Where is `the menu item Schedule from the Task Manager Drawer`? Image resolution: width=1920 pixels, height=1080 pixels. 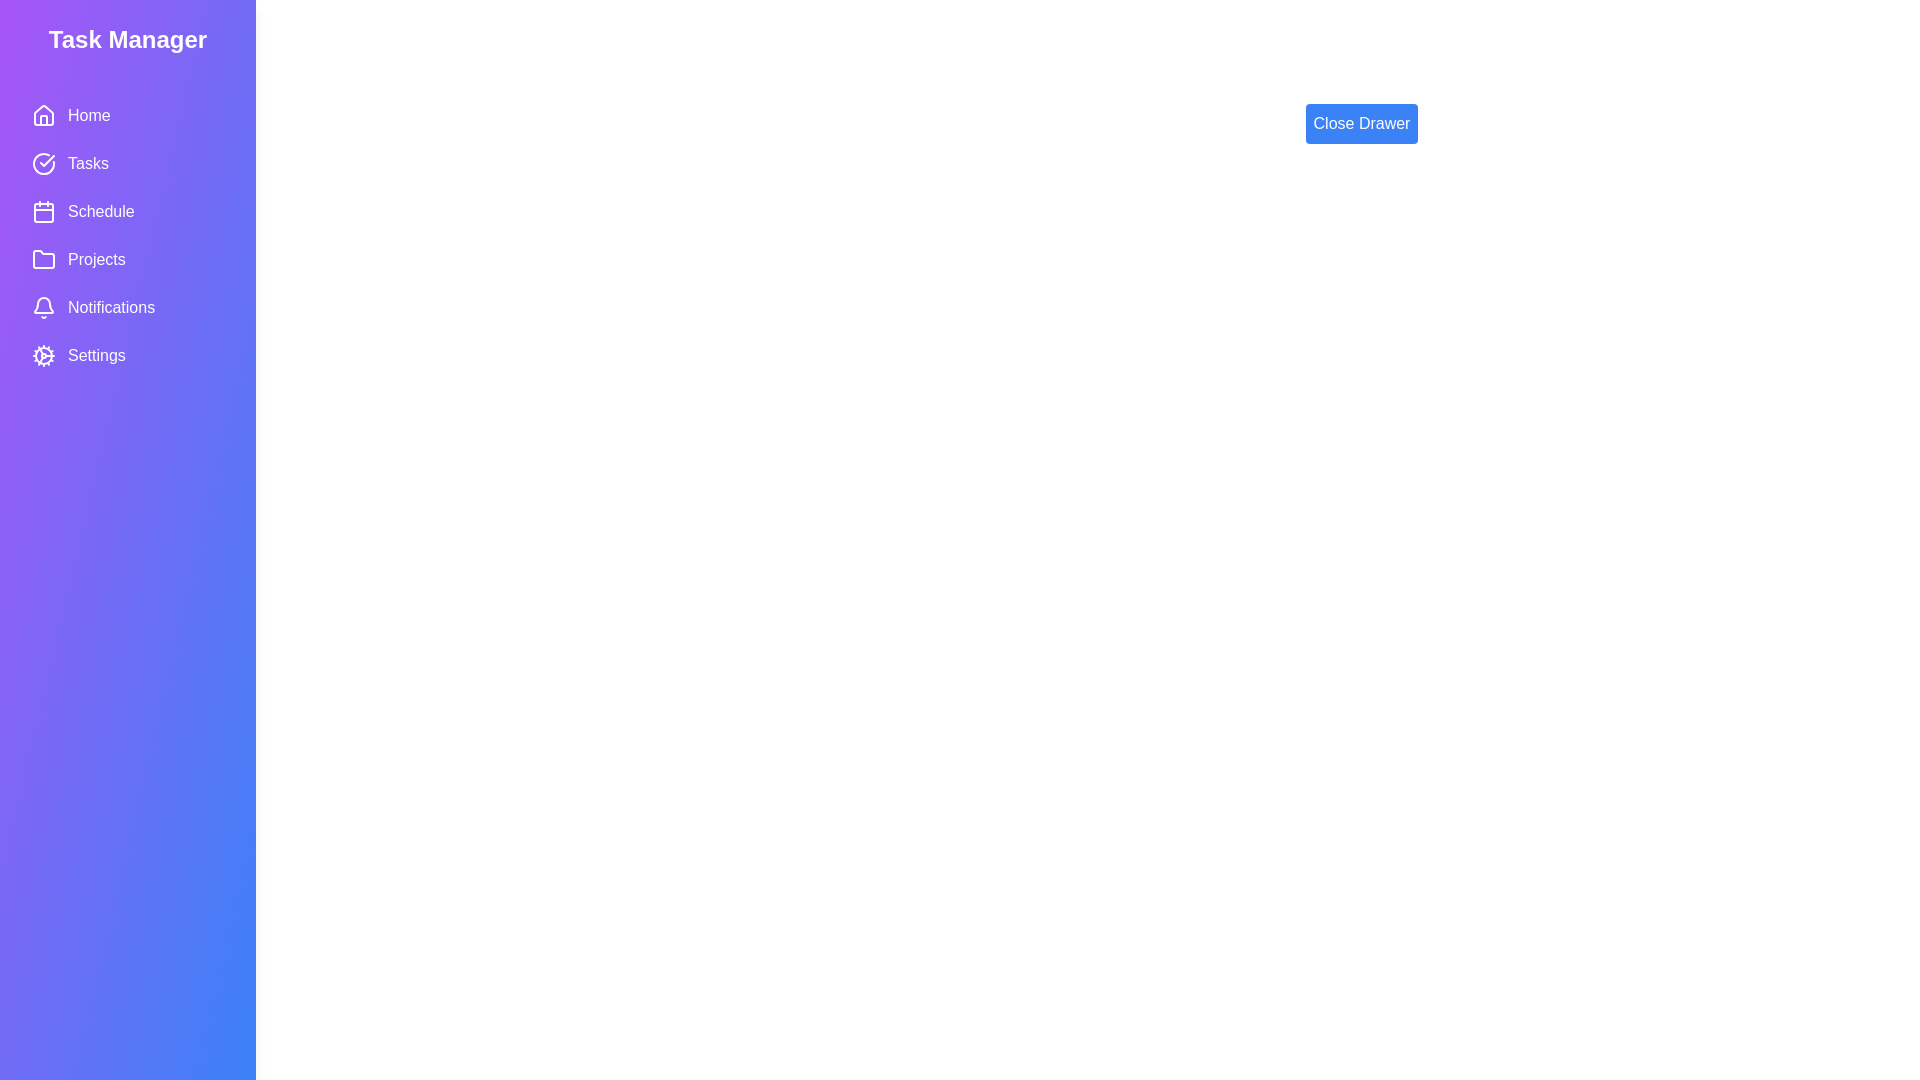
the menu item Schedule from the Task Manager Drawer is located at coordinates (127, 212).